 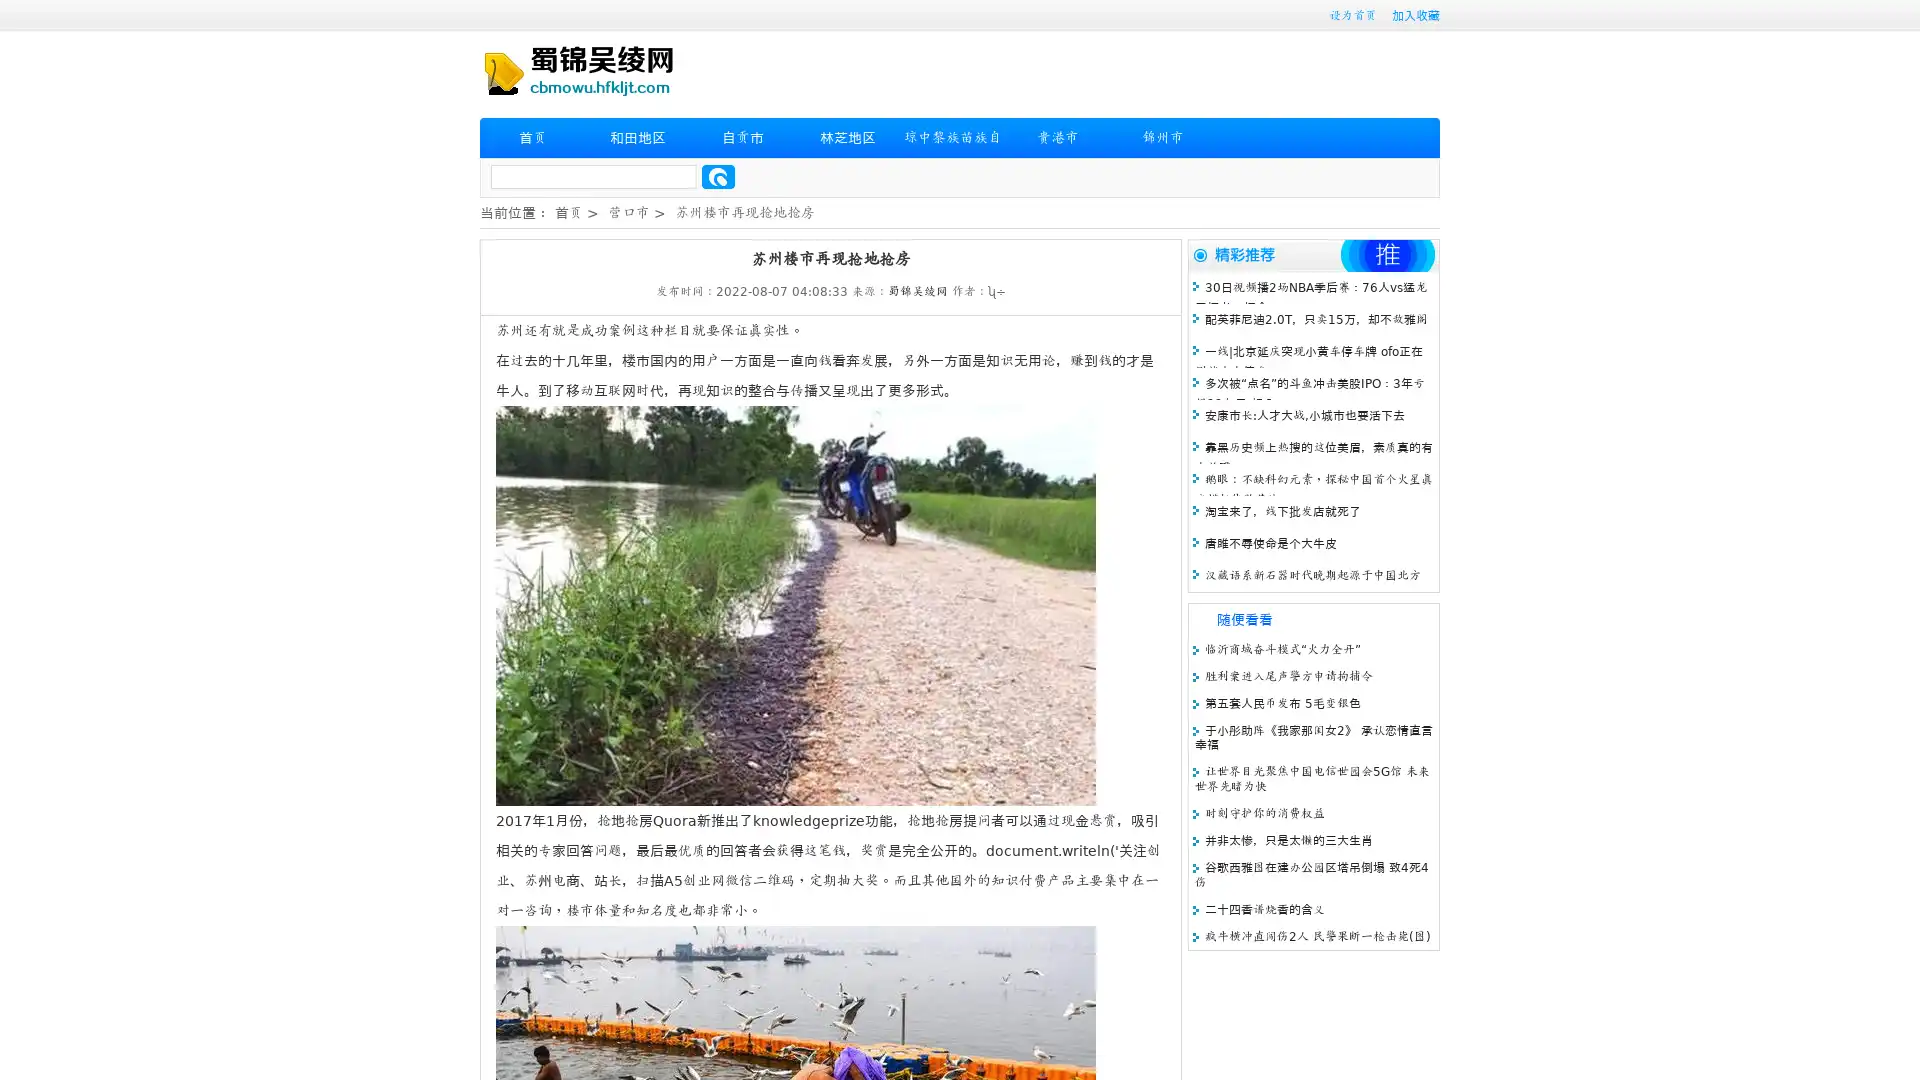 I want to click on Search, so click(x=718, y=176).